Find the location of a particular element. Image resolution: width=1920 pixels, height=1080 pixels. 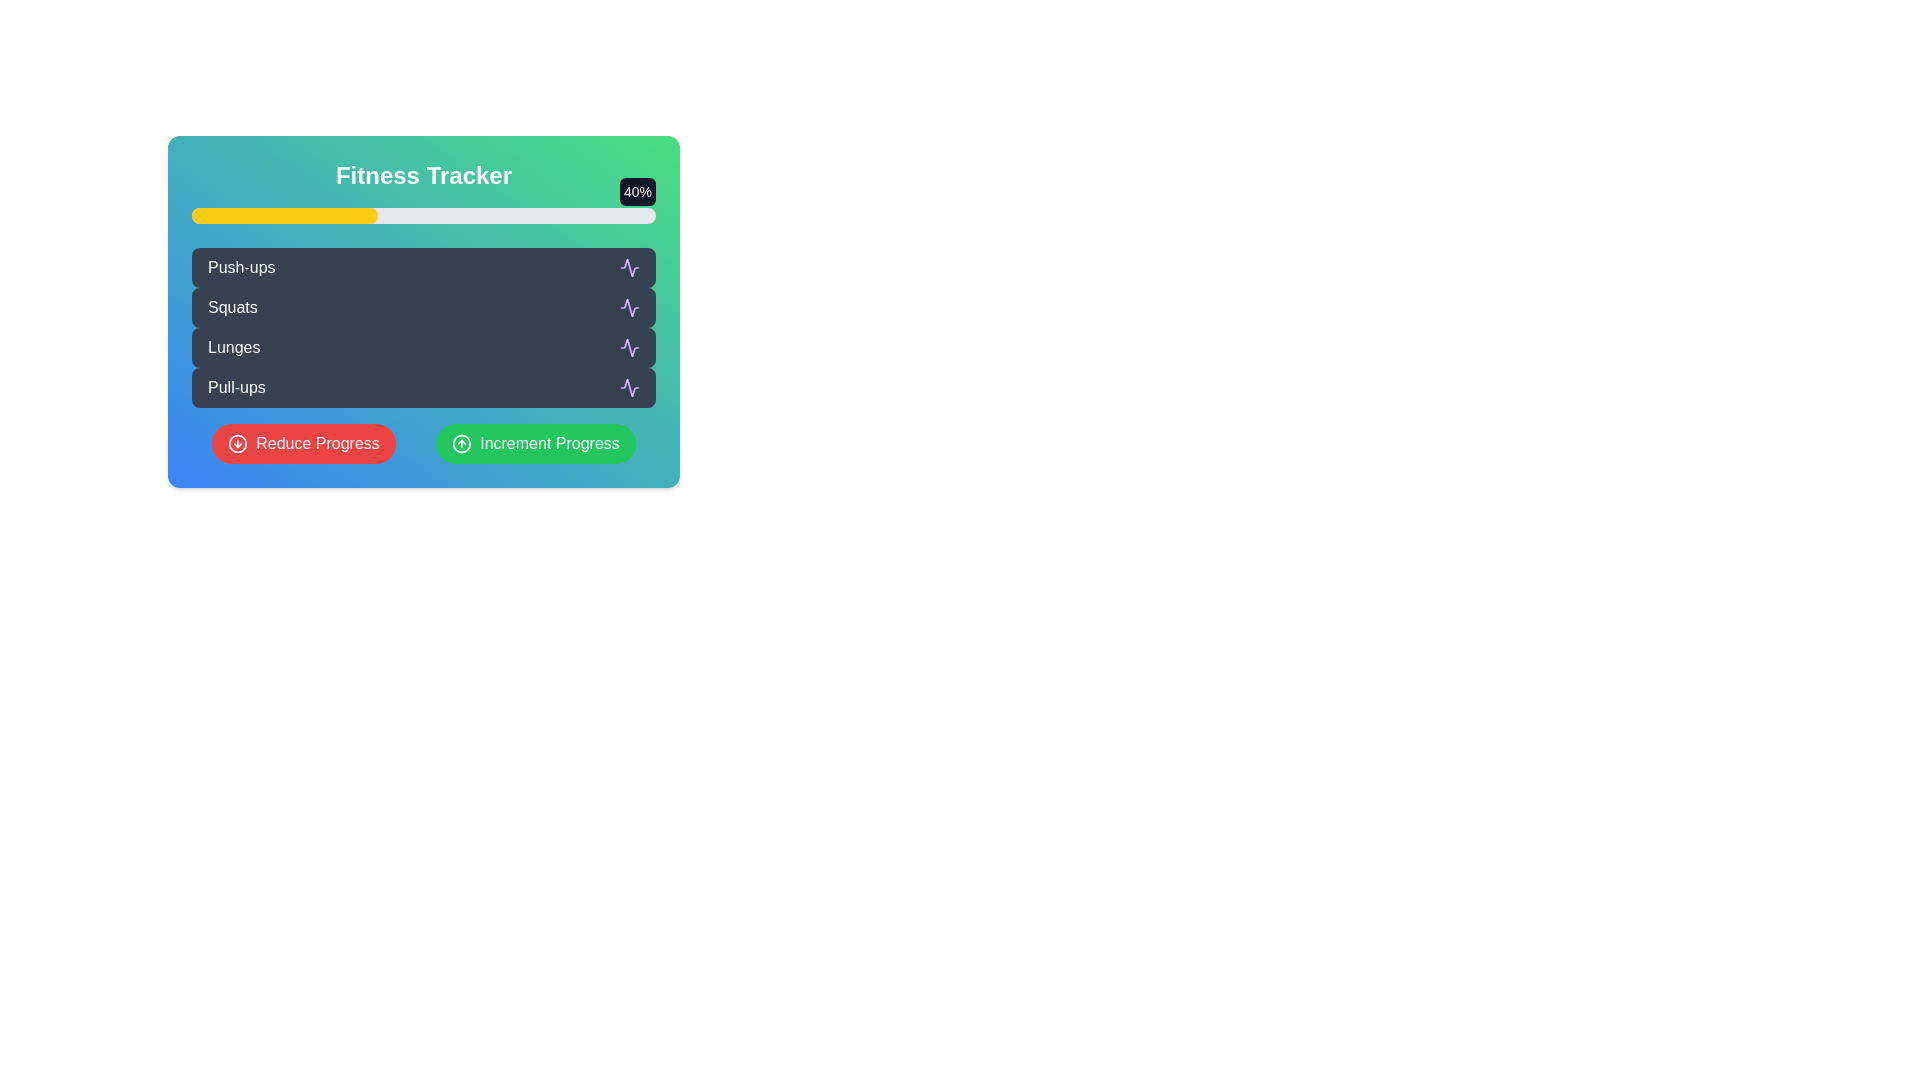

the rightmost icon in the 'Pull-ups' activity row, which serves as an identifier for the activity type in the Fitness Tracker panel is located at coordinates (628, 388).